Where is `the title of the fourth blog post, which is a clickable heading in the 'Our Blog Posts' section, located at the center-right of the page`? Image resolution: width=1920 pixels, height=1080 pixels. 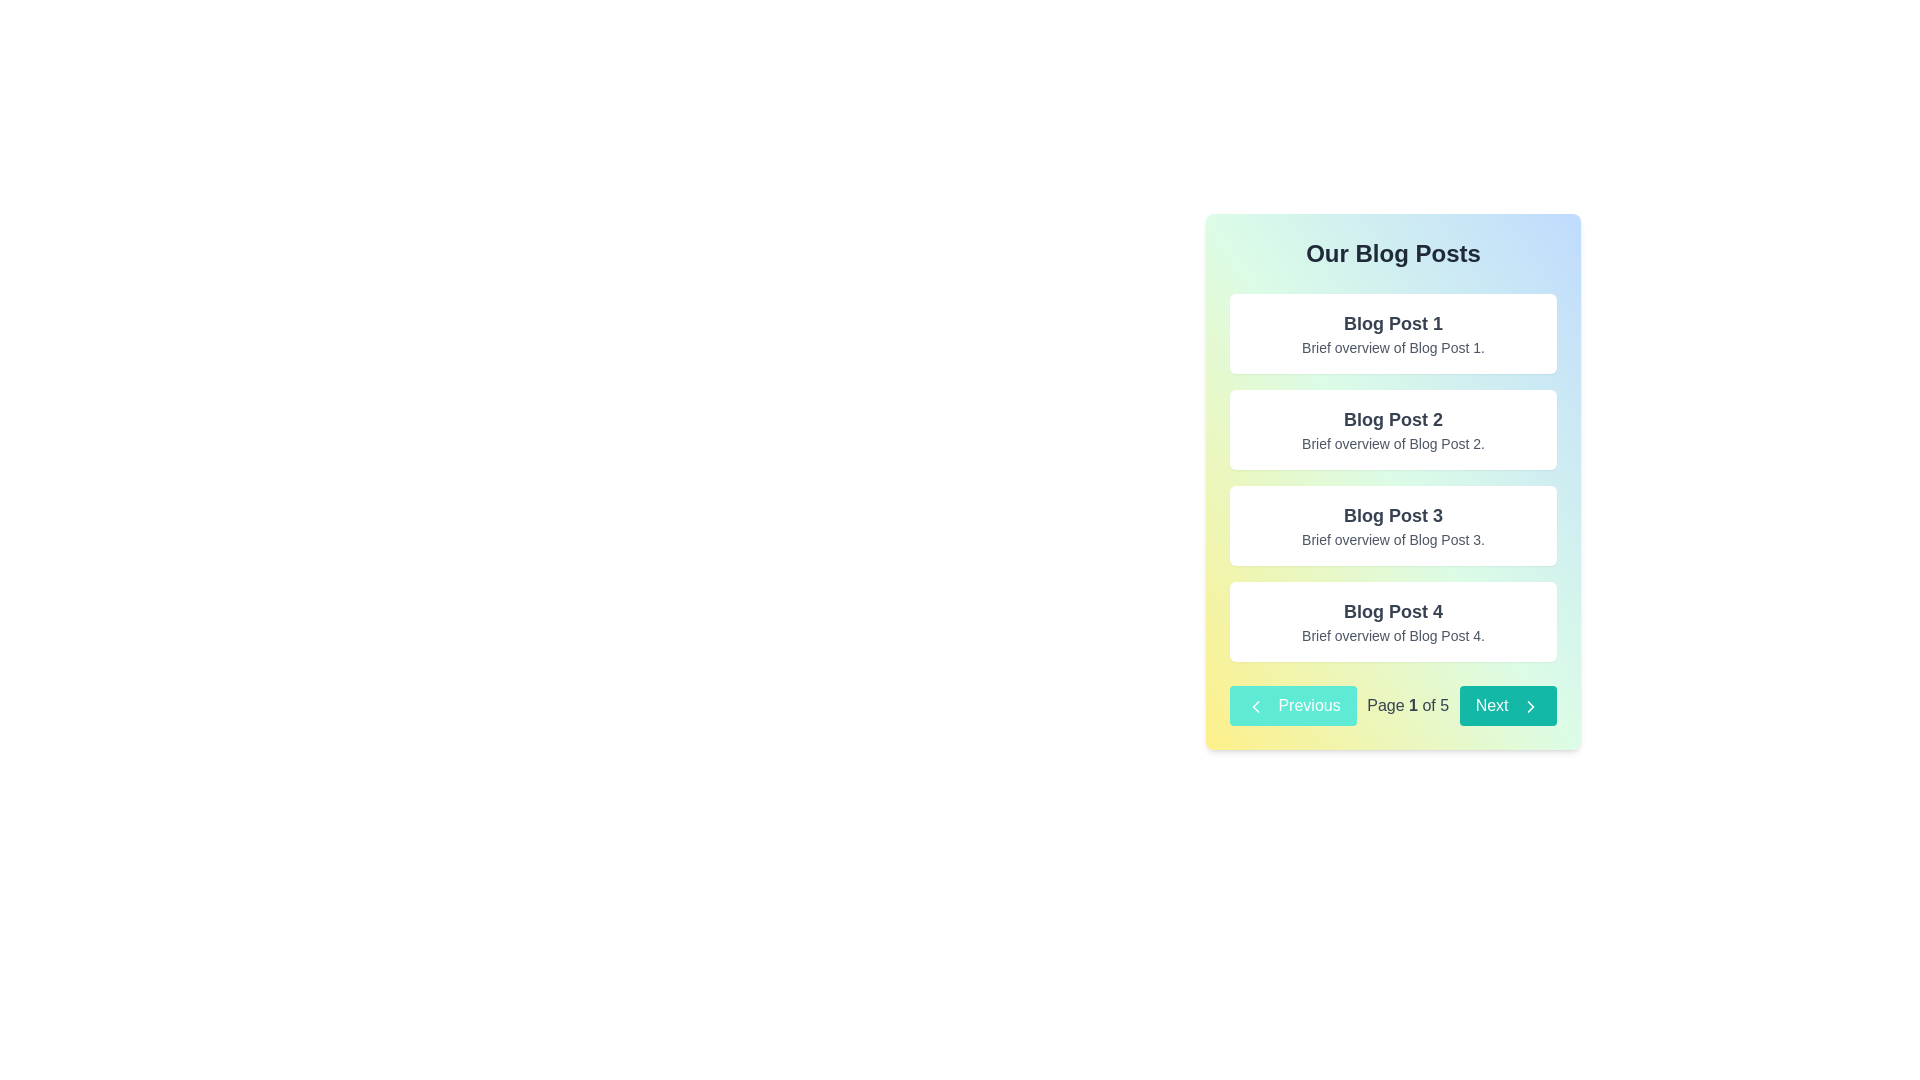
the title of the fourth blog post, which is a clickable heading in the 'Our Blog Posts' section, located at the center-right of the page is located at coordinates (1392, 611).